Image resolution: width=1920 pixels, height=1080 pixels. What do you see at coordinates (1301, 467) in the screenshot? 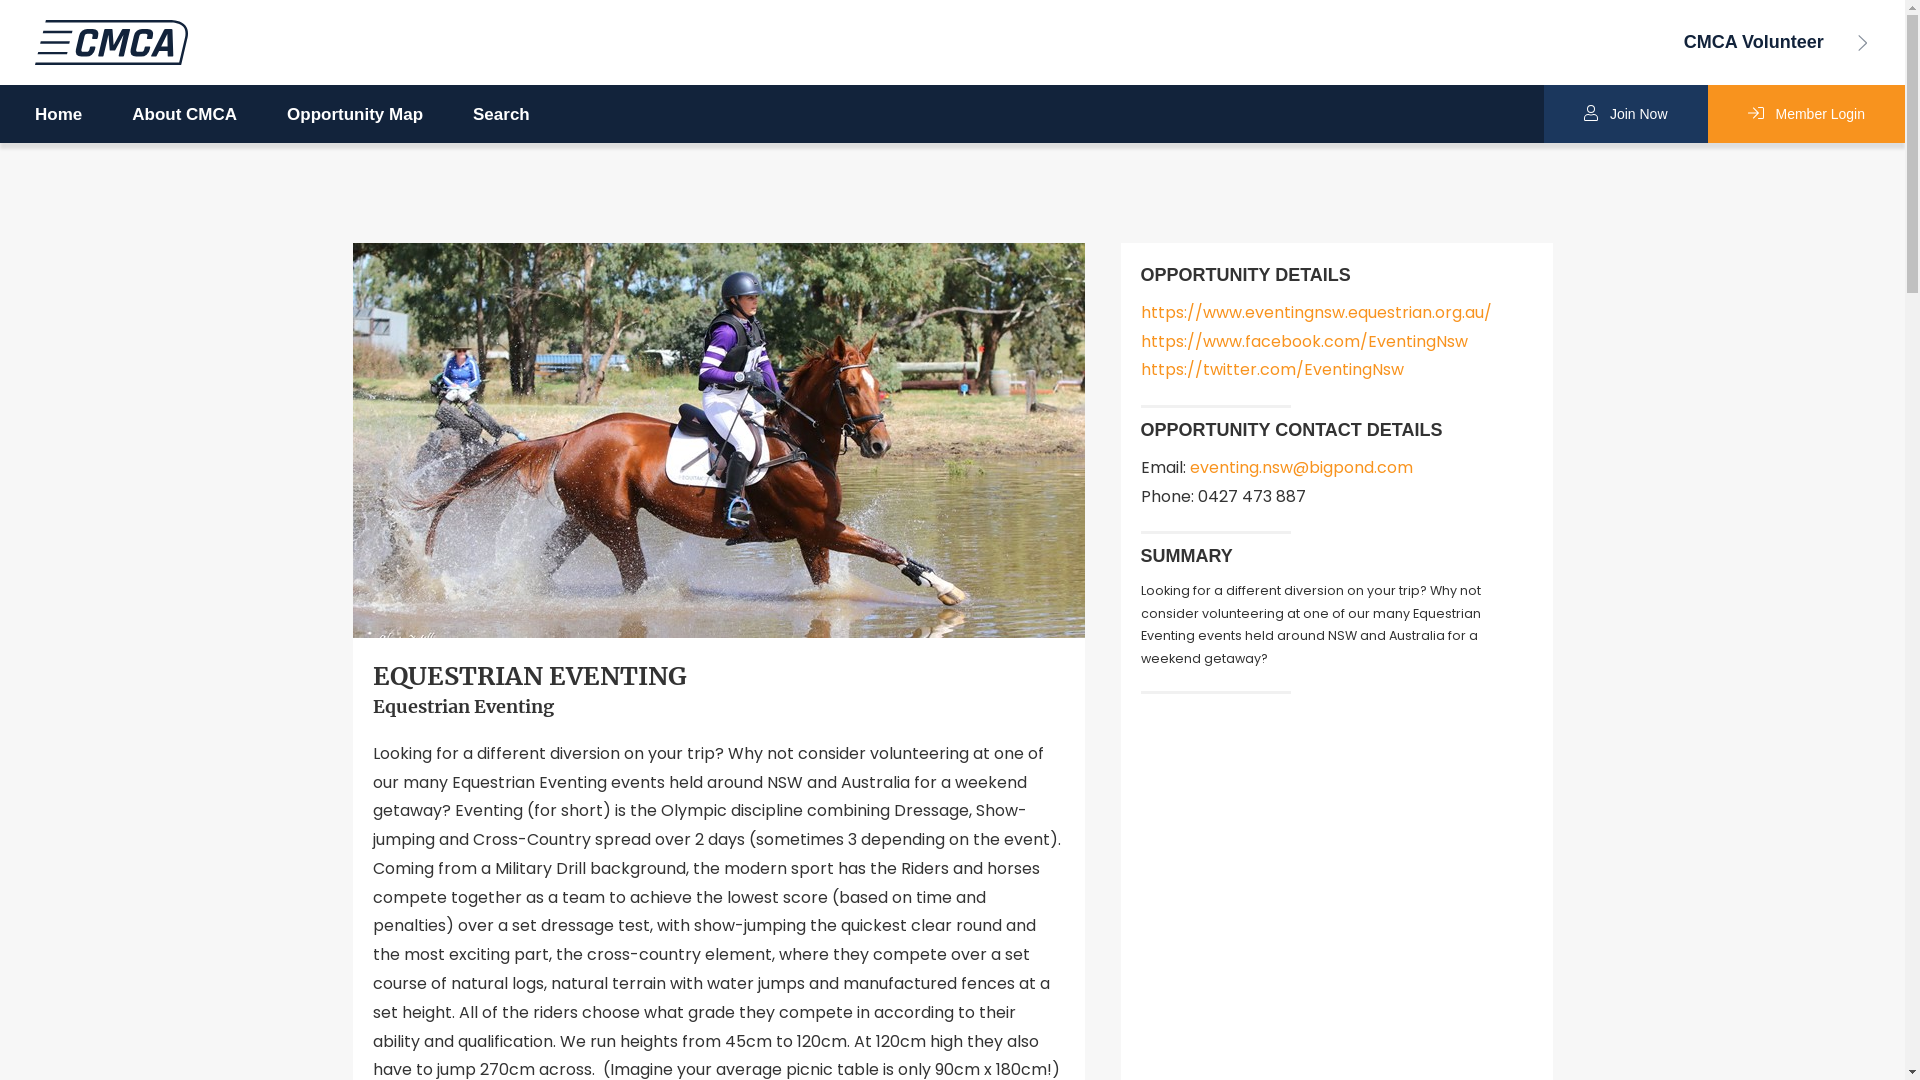
I see `'eventing.nsw@bigpond.com'` at bounding box center [1301, 467].